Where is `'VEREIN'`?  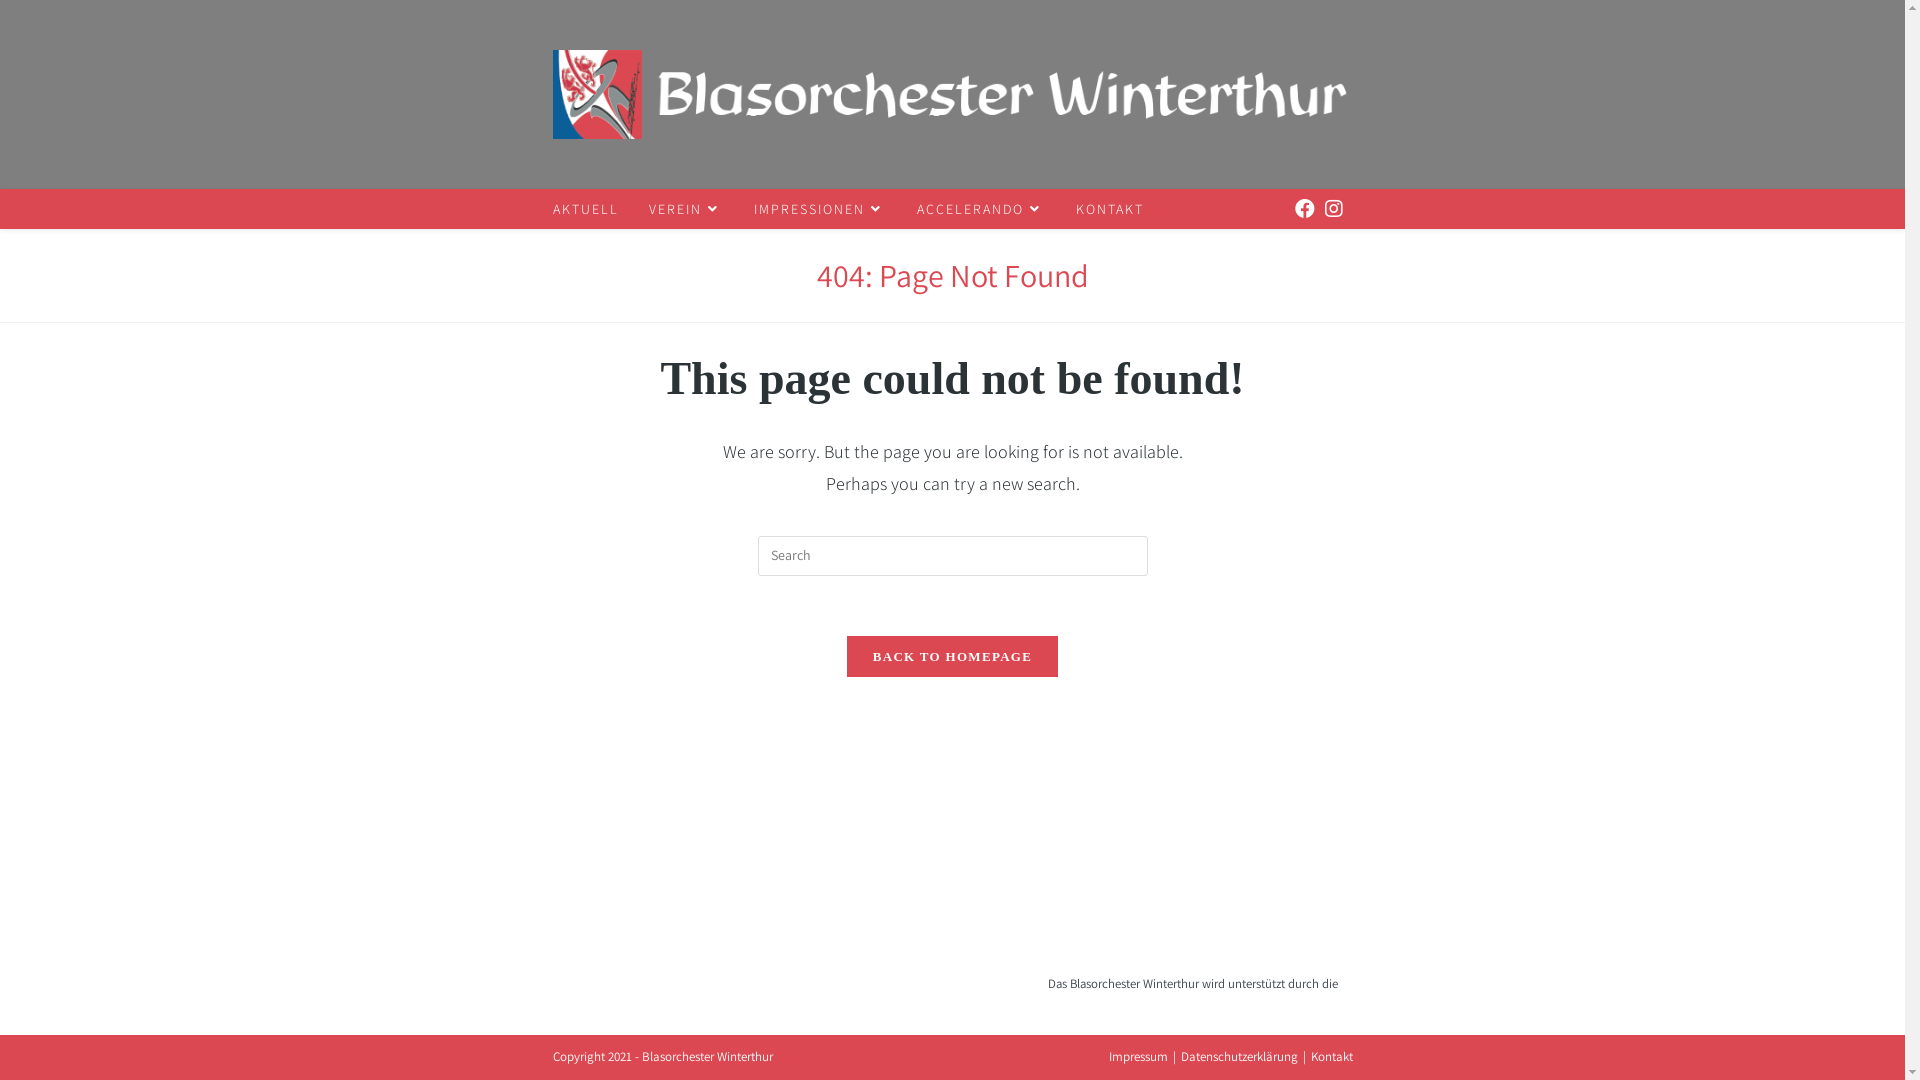
'VEREIN' is located at coordinates (686, 208).